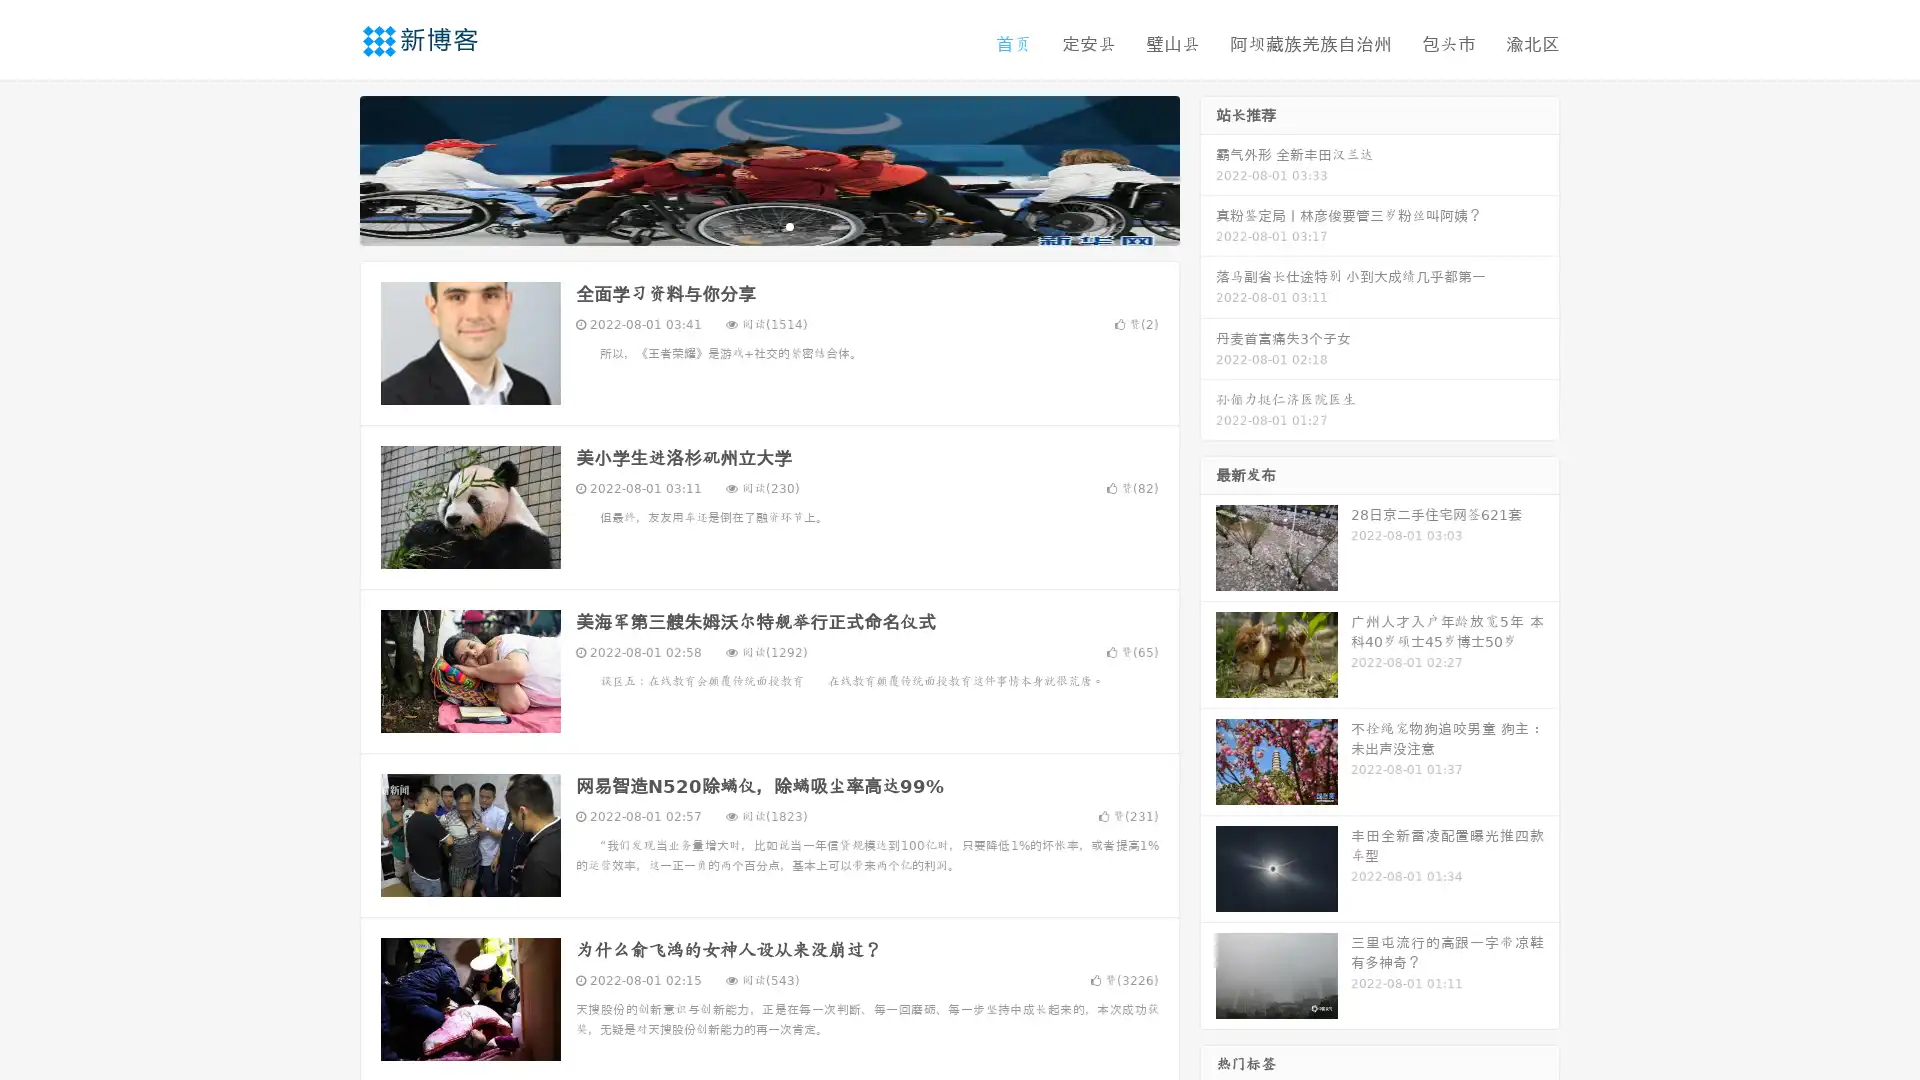 Image resolution: width=1920 pixels, height=1080 pixels. I want to click on Next slide, so click(1208, 168).